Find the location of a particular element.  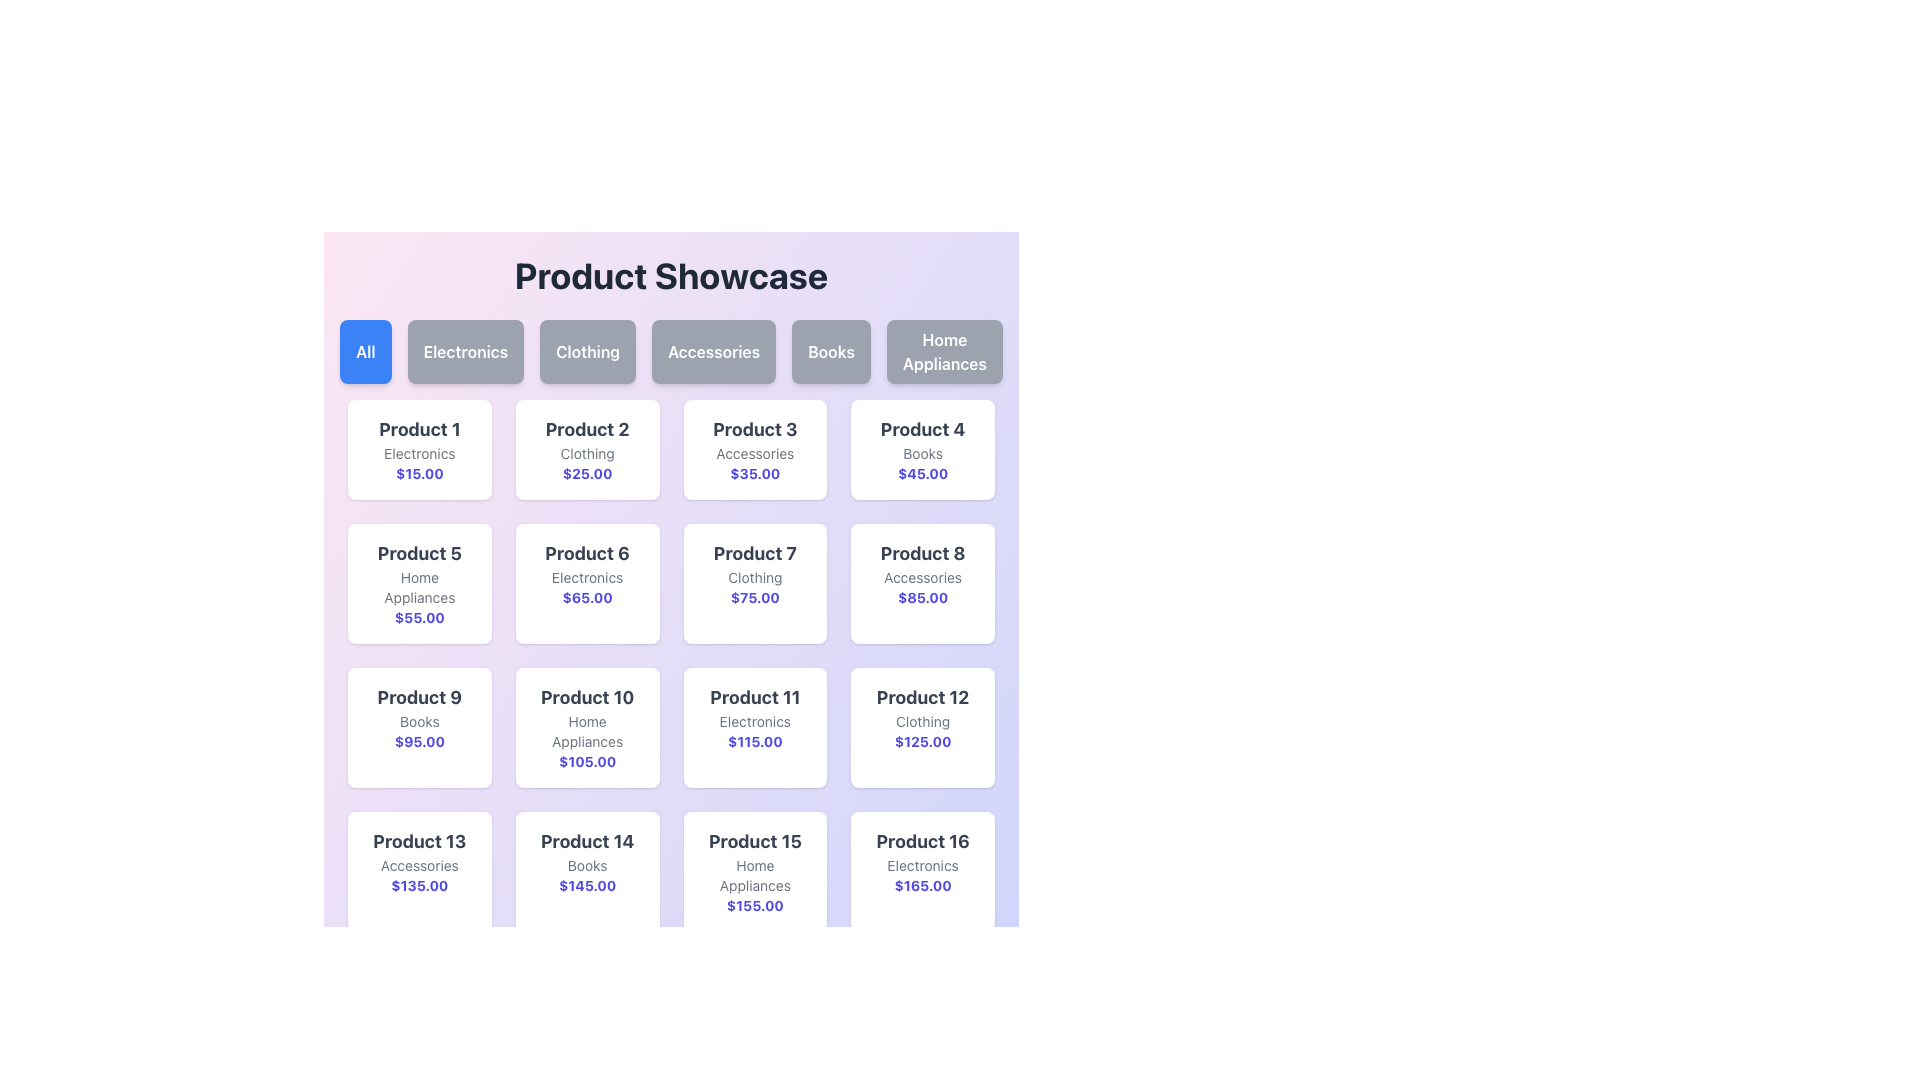

the text label displaying 'Accessories', which is a small gray text centered within a card below the 'Product 3' title and above the '$35.00' price label is located at coordinates (754, 454).